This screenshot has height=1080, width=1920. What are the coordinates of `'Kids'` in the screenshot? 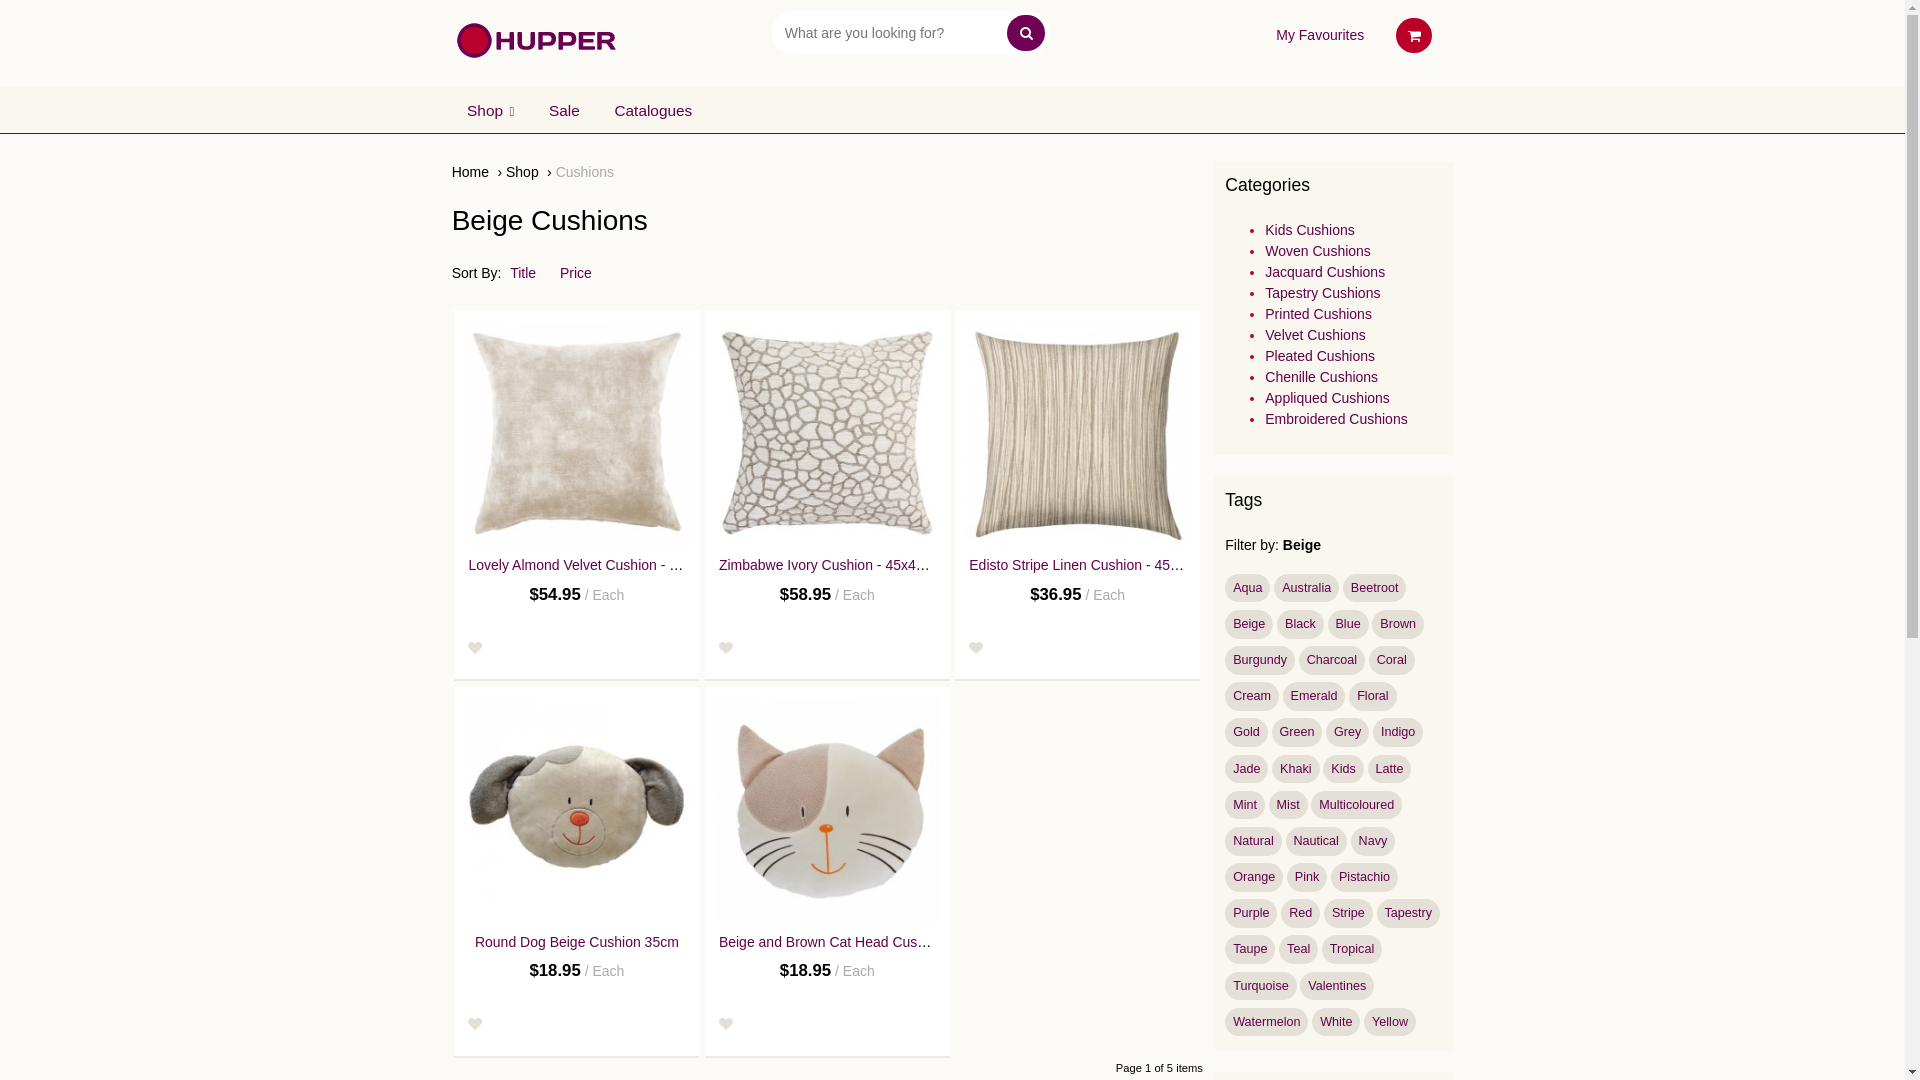 It's located at (1343, 768).